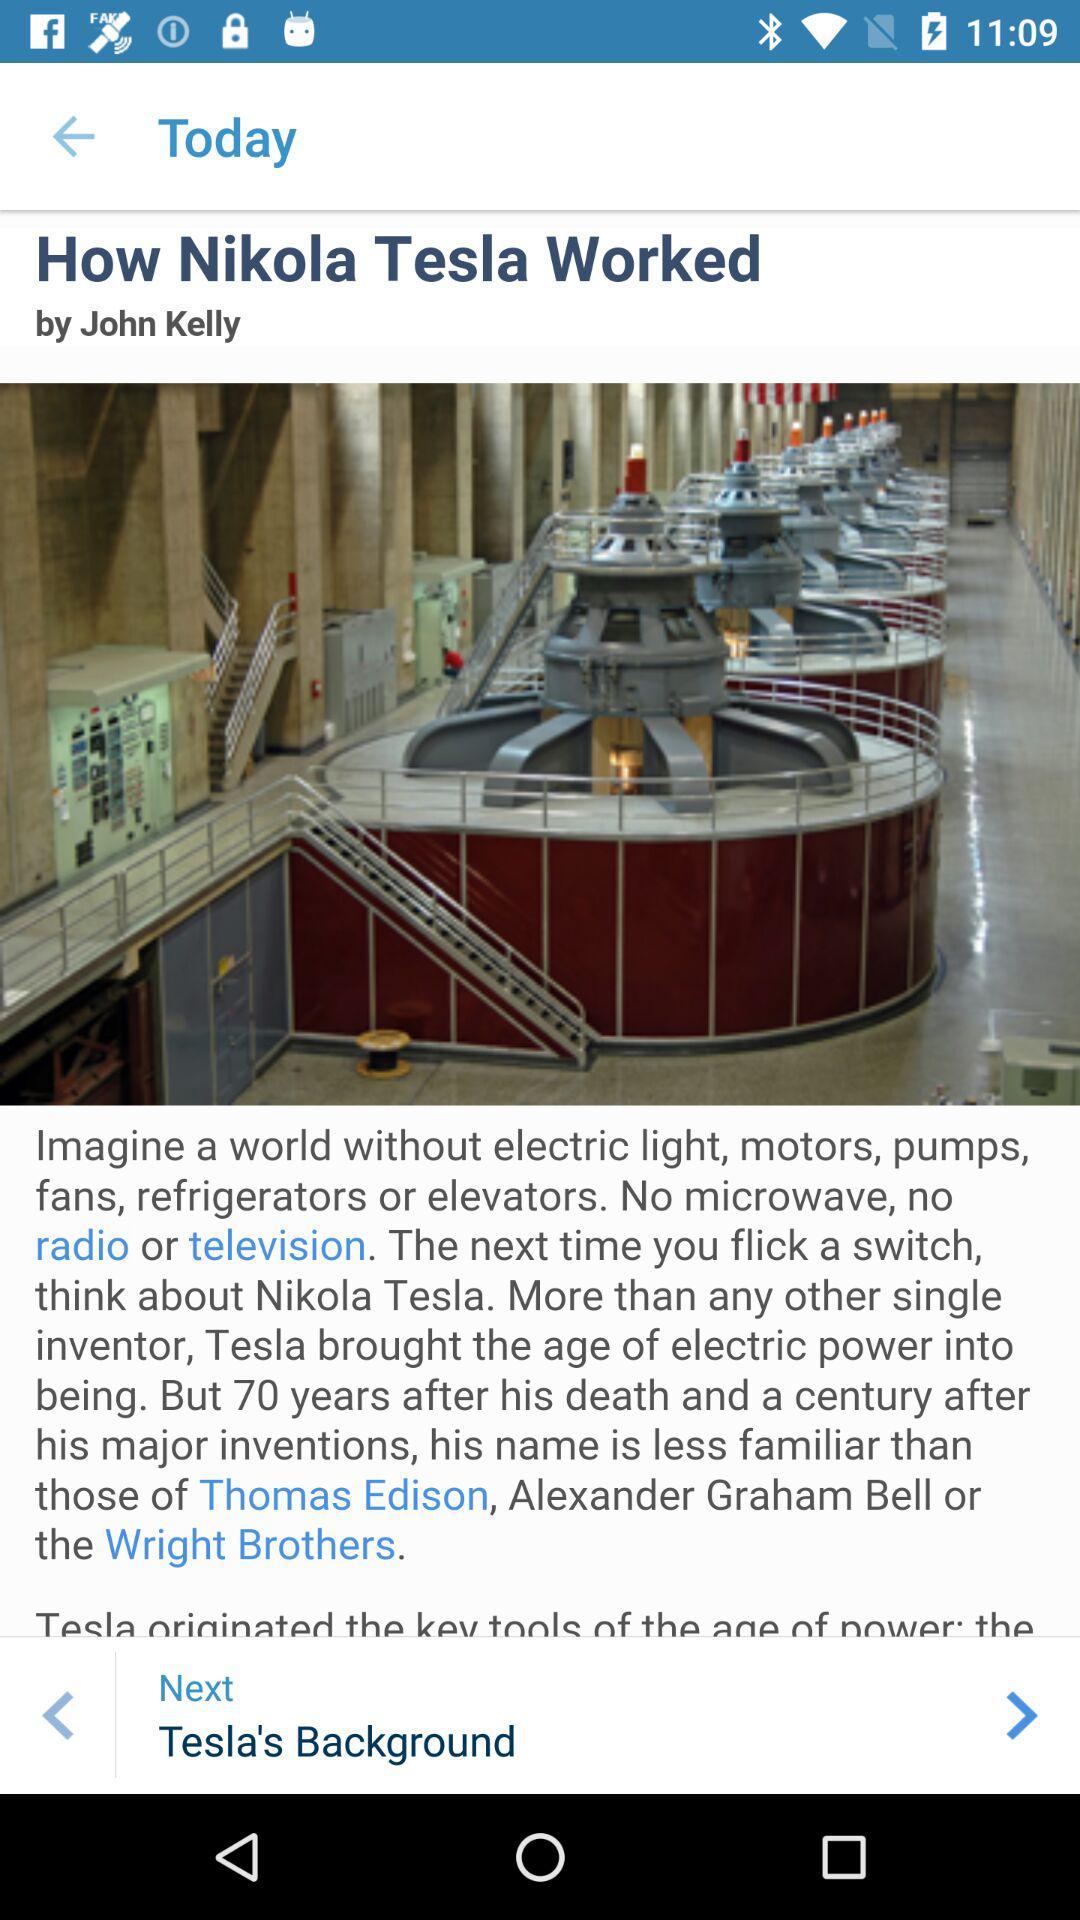 This screenshot has height=1920, width=1080. Describe the element at coordinates (56, 1714) in the screenshot. I see `go back` at that location.